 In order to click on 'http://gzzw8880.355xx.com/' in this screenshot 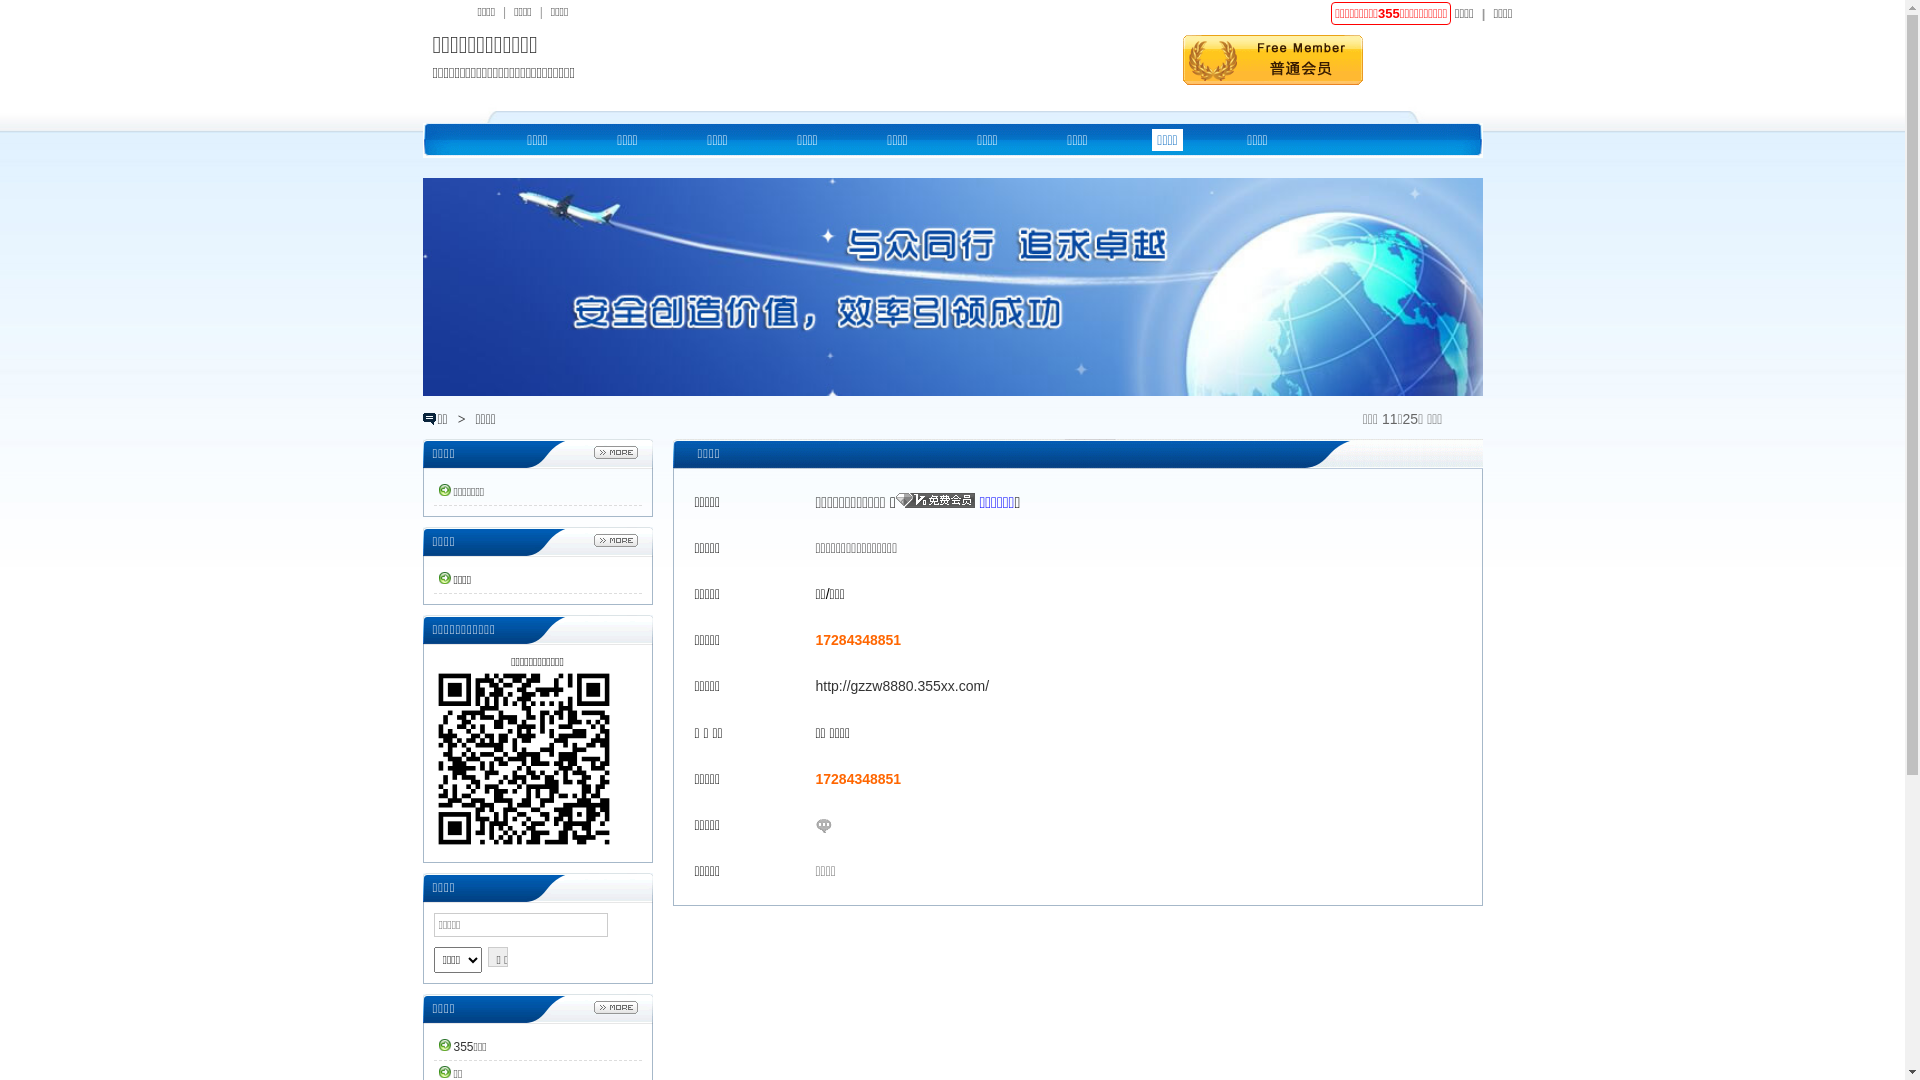, I will do `click(901, 685)`.